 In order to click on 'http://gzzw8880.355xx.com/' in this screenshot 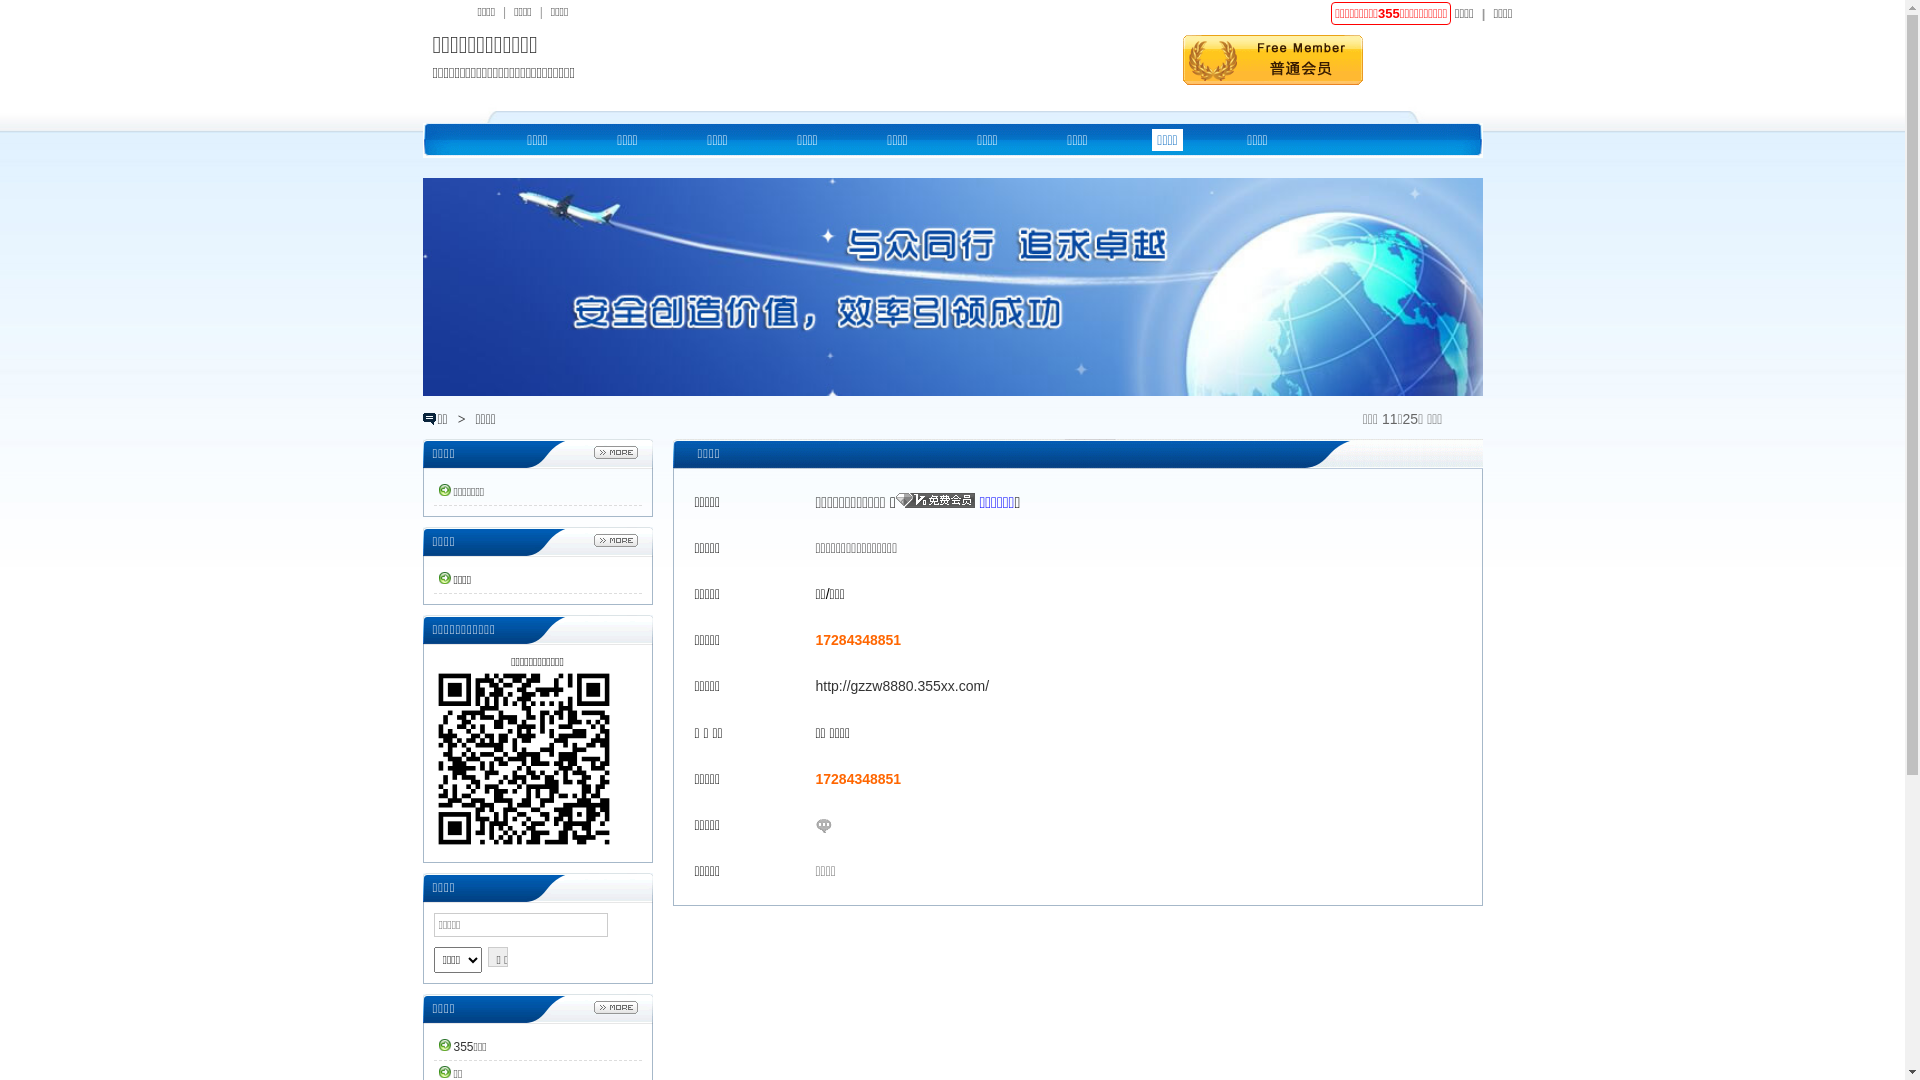, I will do `click(901, 685)`.